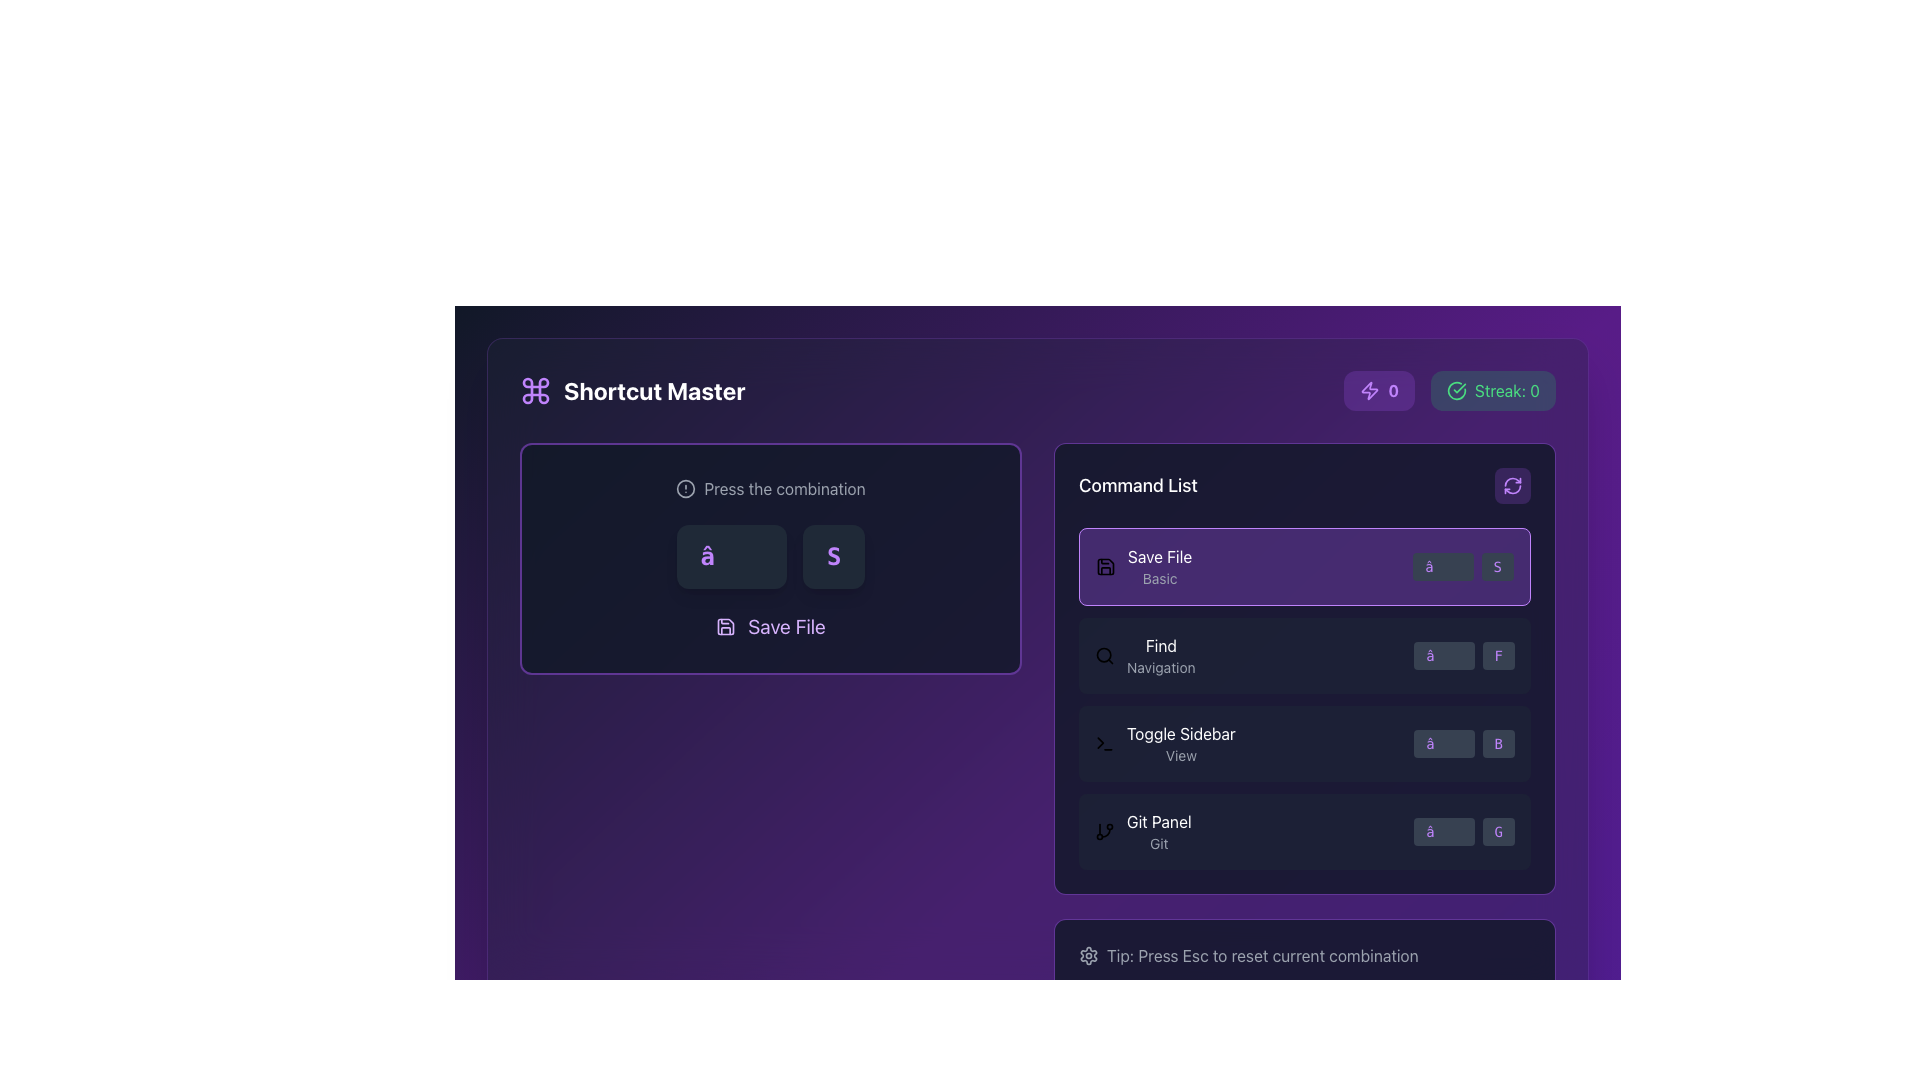 This screenshot has height=1080, width=1920. Describe the element at coordinates (1512, 486) in the screenshot. I see `the refresh icon button located in the top-right corner of the 'Command List' panel` at that location.